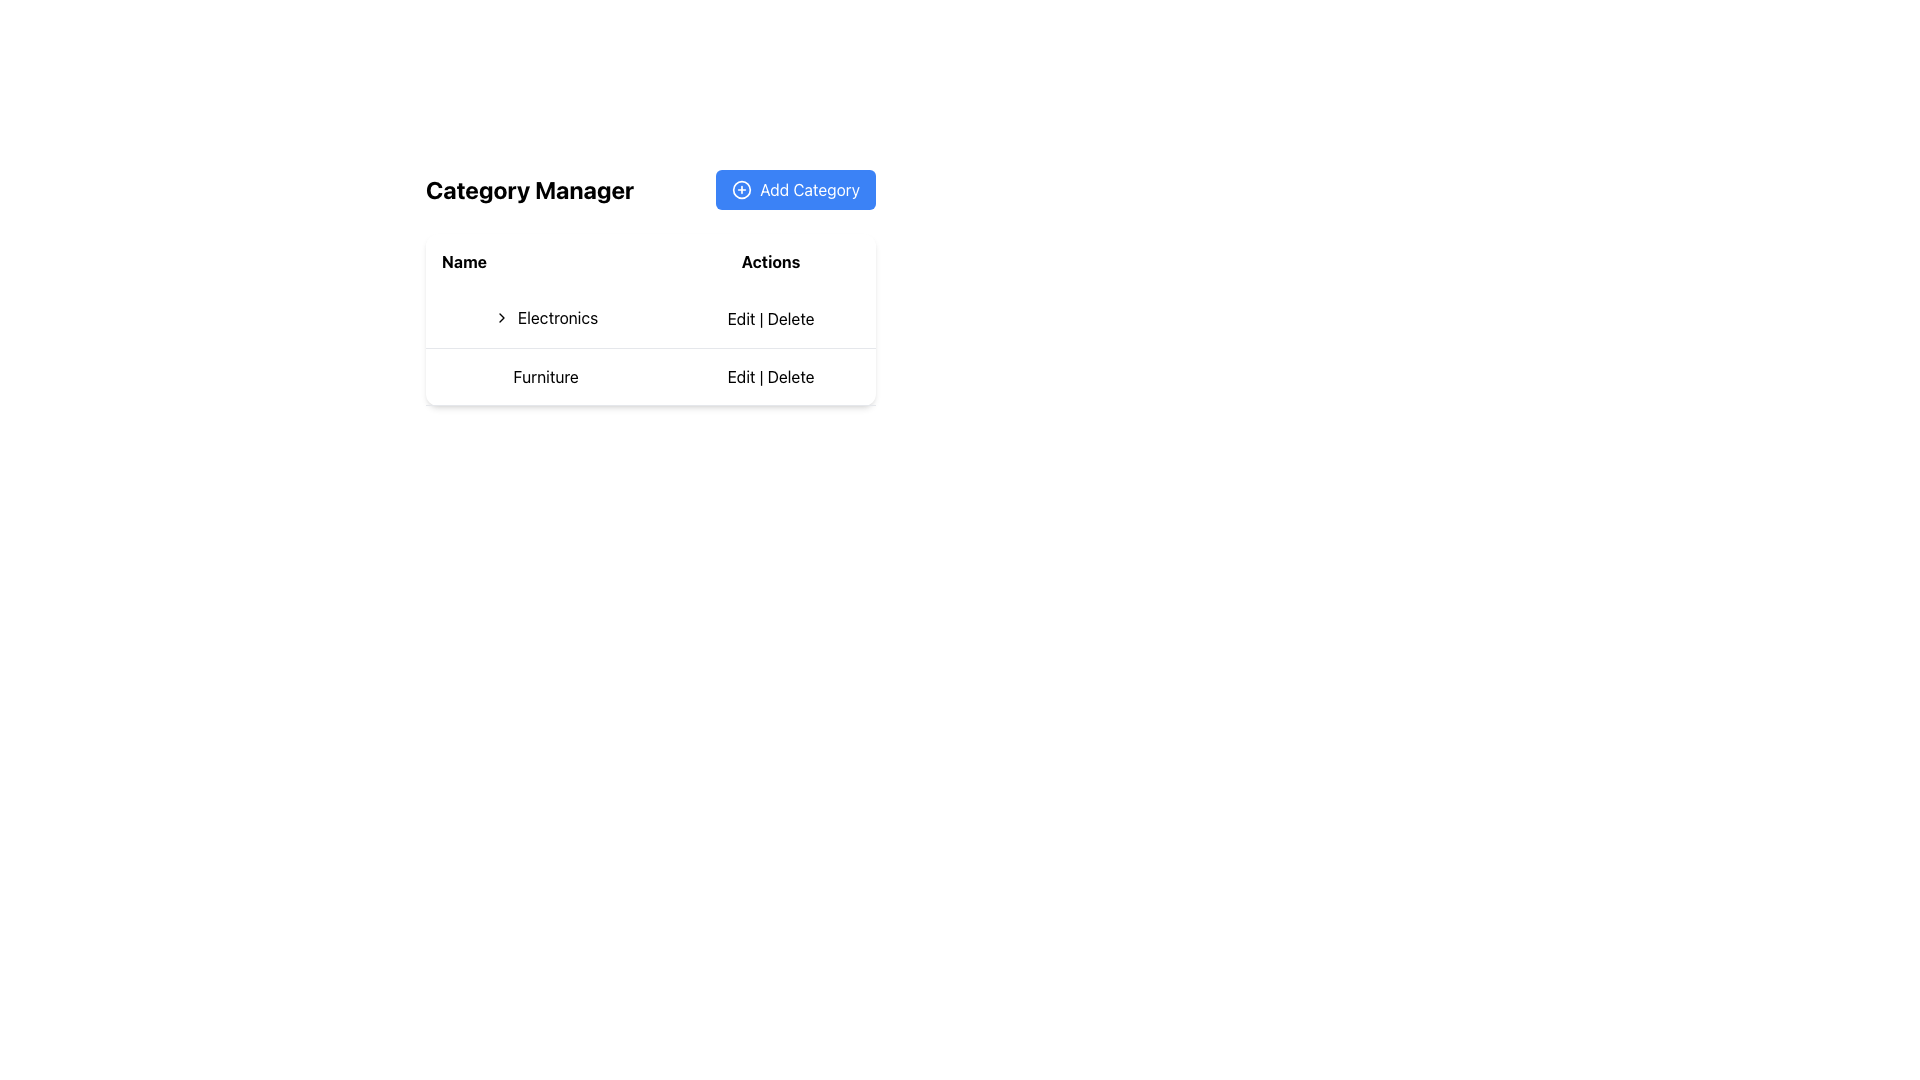 This screenshot has width=1920, height=1080. What do you see at coordinates (770, 377) in the screenshot?
I see `the 'Delete' option in the Text-based action options located under the 'Actions' column, aligned with the 'Furniture' category in the 'Name' column, to initiate the delete confirmation dialog` at bounding box center [770, 377].